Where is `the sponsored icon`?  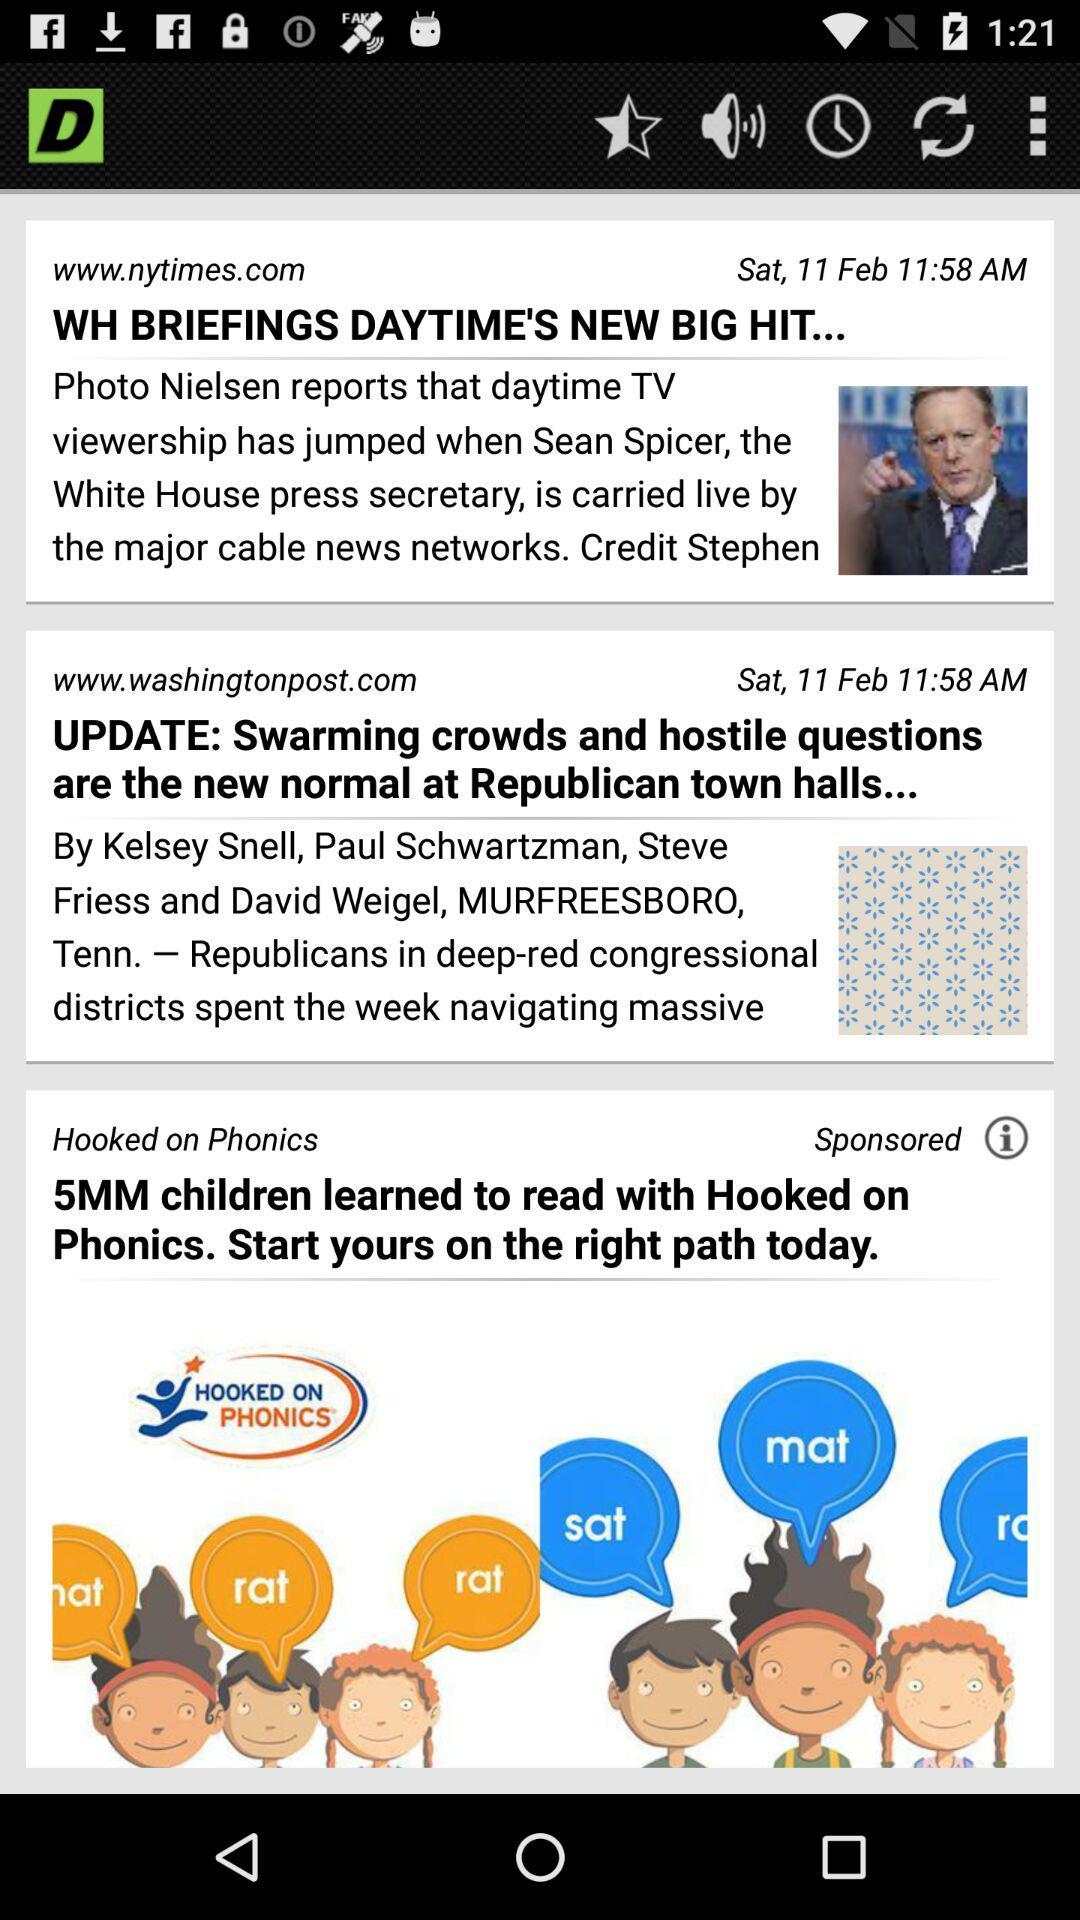 the sponsored icon is located at coordinates (886, 1138).